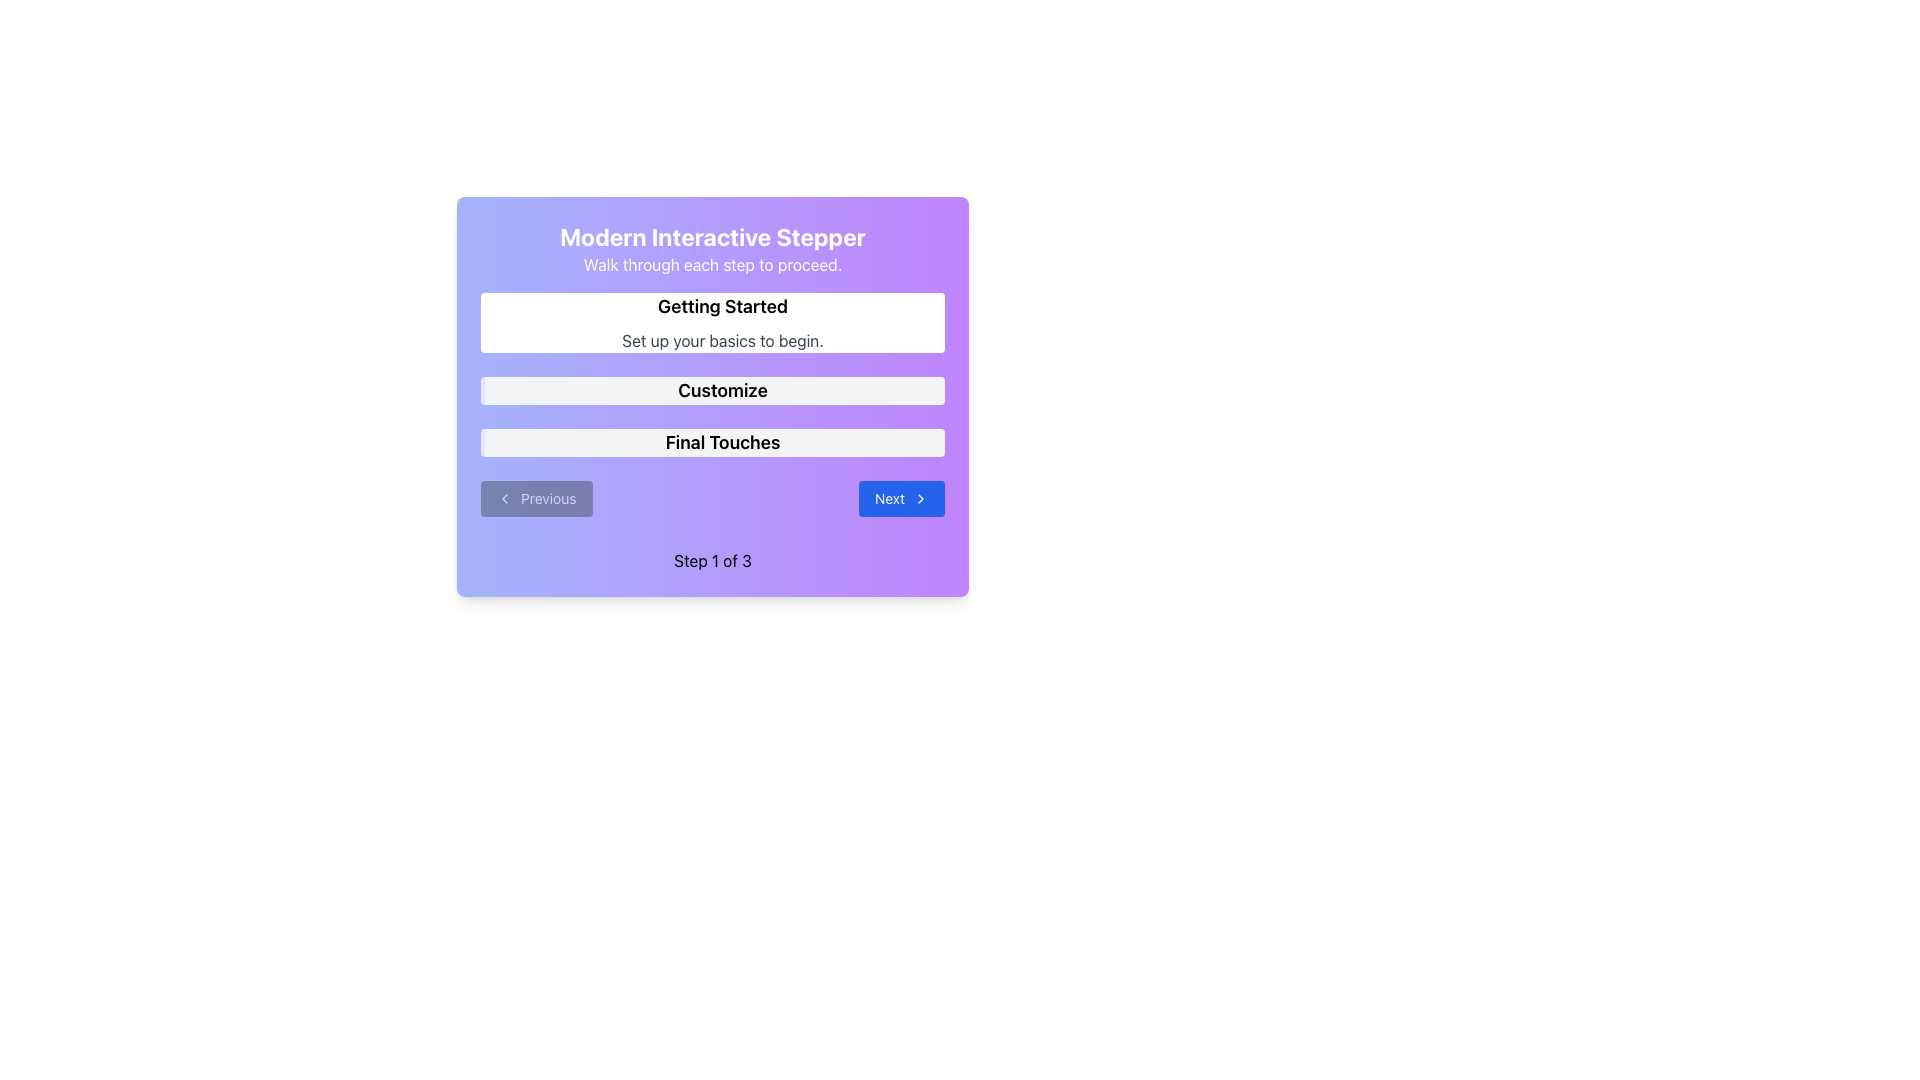 The image size is (1920, 1080). What do you see at coordinates (713, 264) in the screenshot?
I see `the descriptive text label located under the 'Modern Interactive Stepper', which serves as guidance for the stepper functionality` at bounding box center [713, 264].